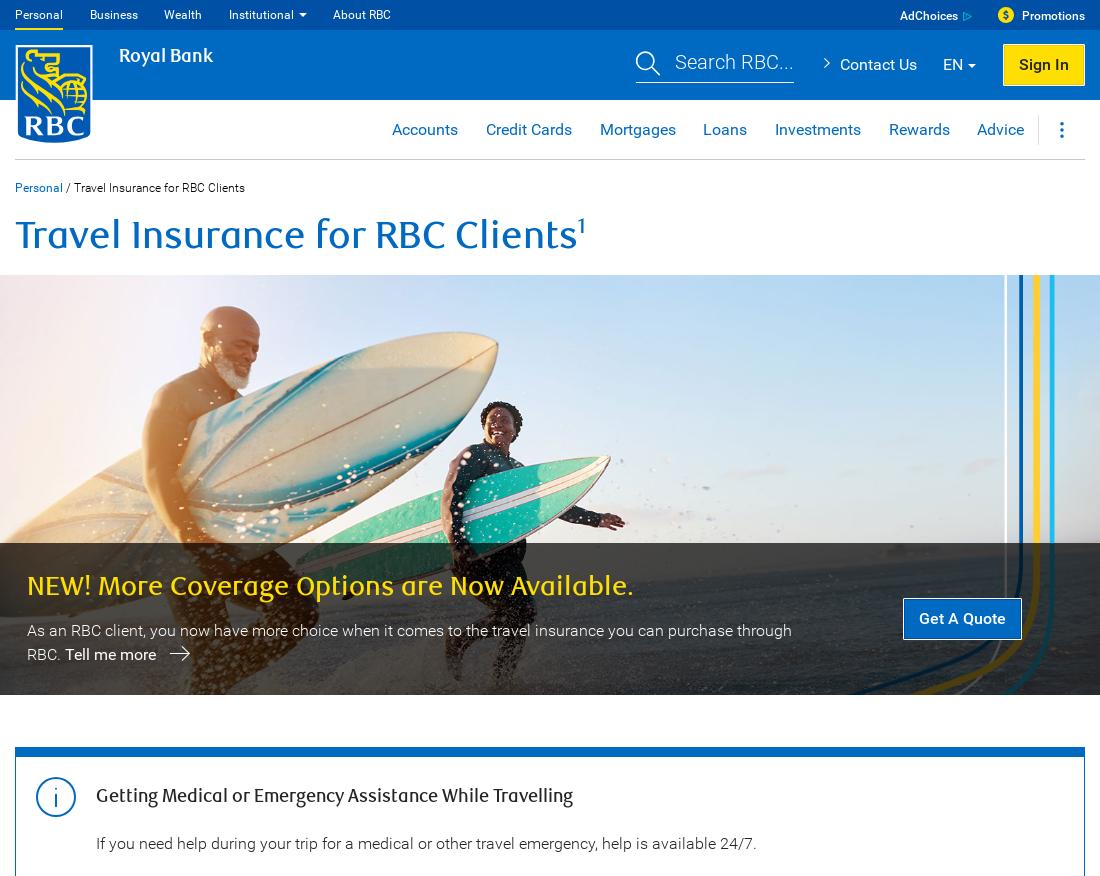 The image size is (1100, 876). Describe the element at coordinates (112, 13) in the screenshot. I see `'Business'` at that location.